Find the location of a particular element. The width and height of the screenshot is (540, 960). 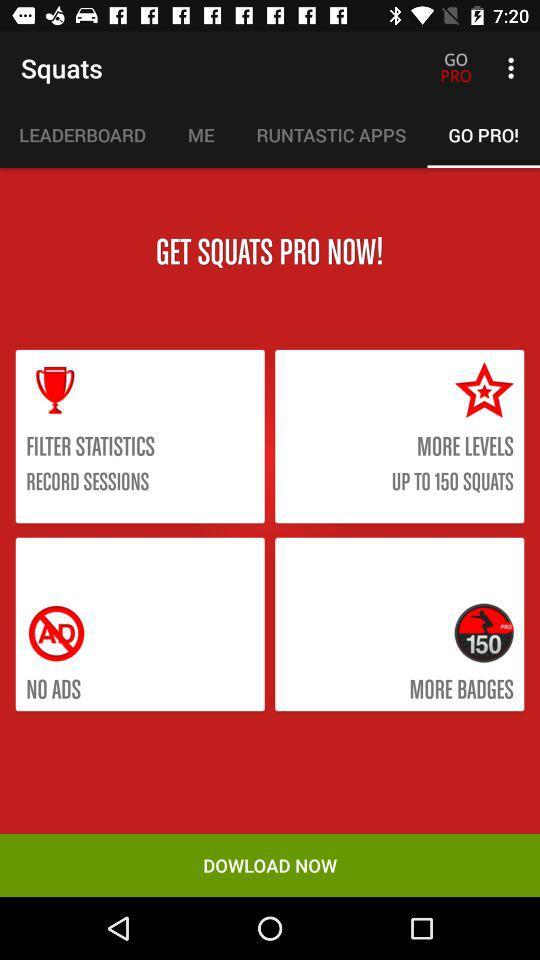

the item to the left of the runtastic apps icon is located at coordinates (201, 134).